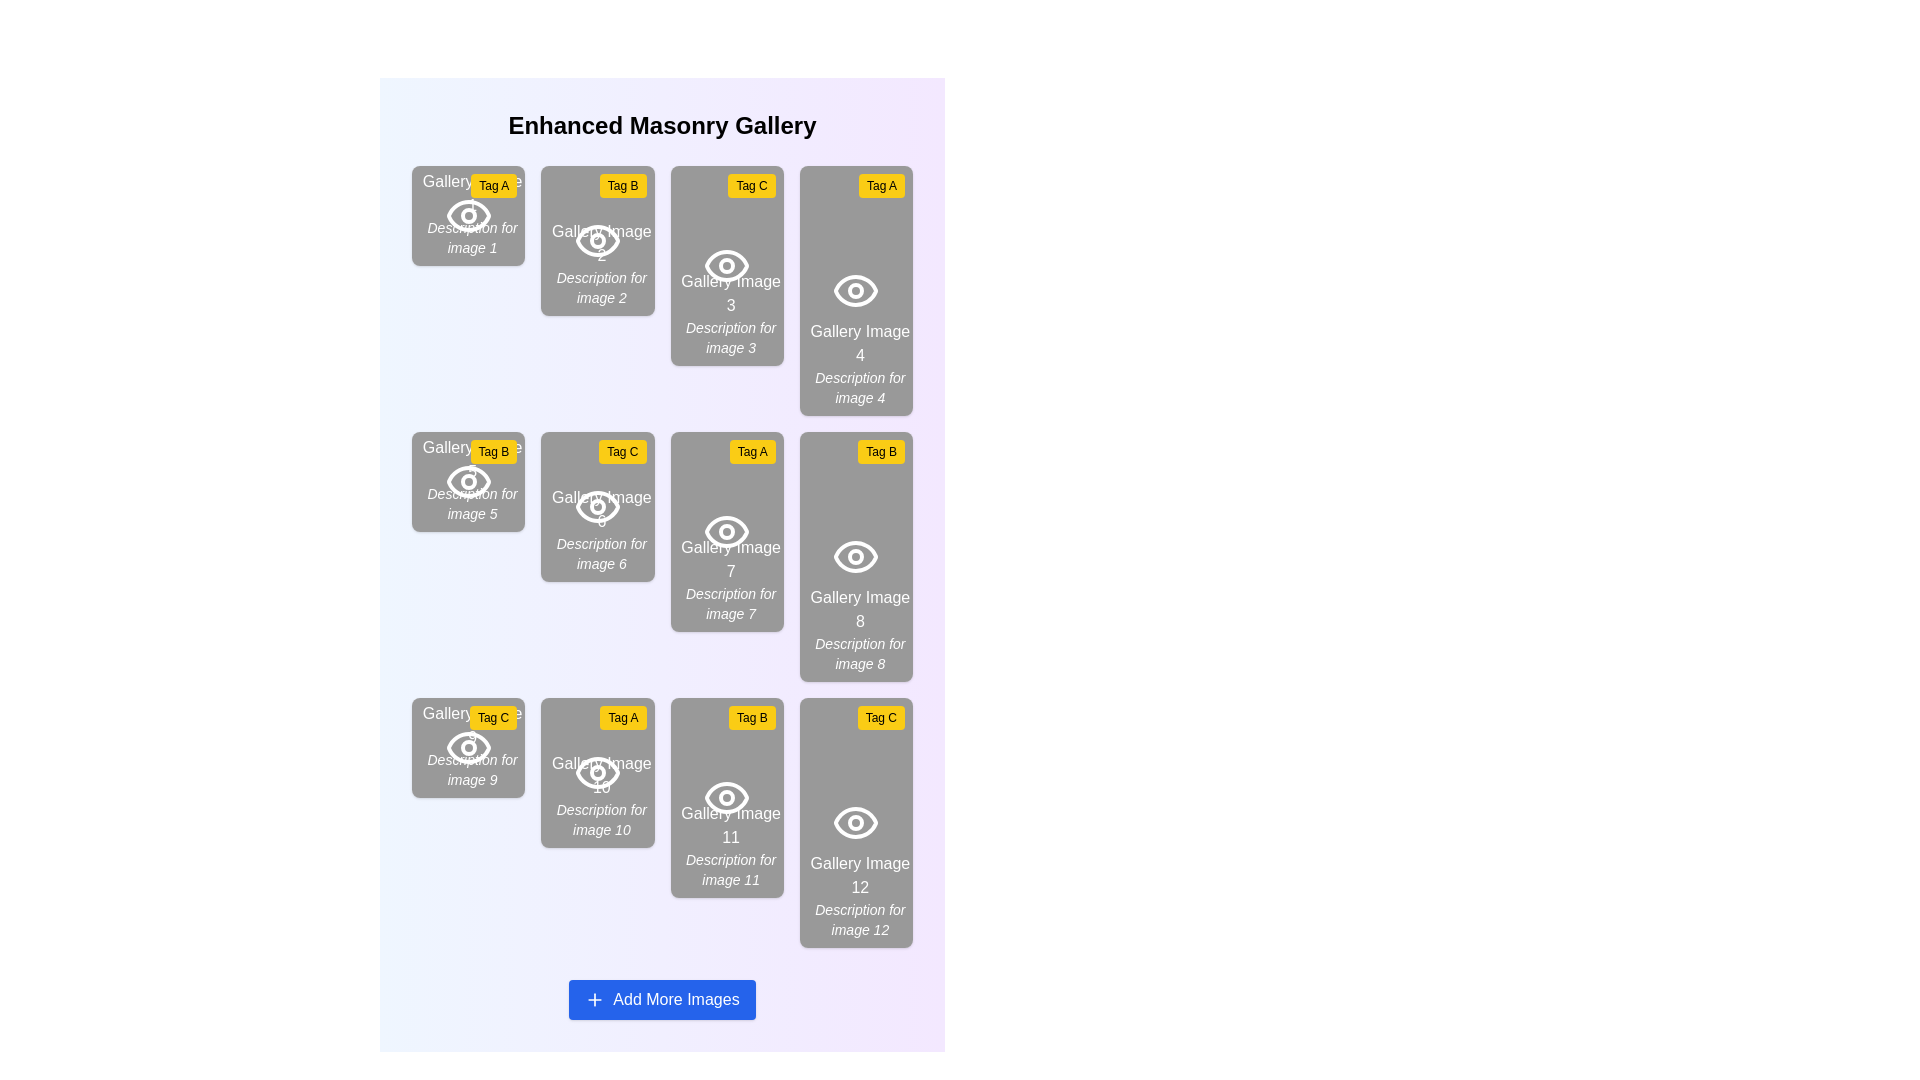 The image size is (1920, 1080). What do you see at coordinates (467, 216) in the screenshot?
I see `the eye icon located in the center of the first image box in the gallery grid` at bounding box center [467, 216].